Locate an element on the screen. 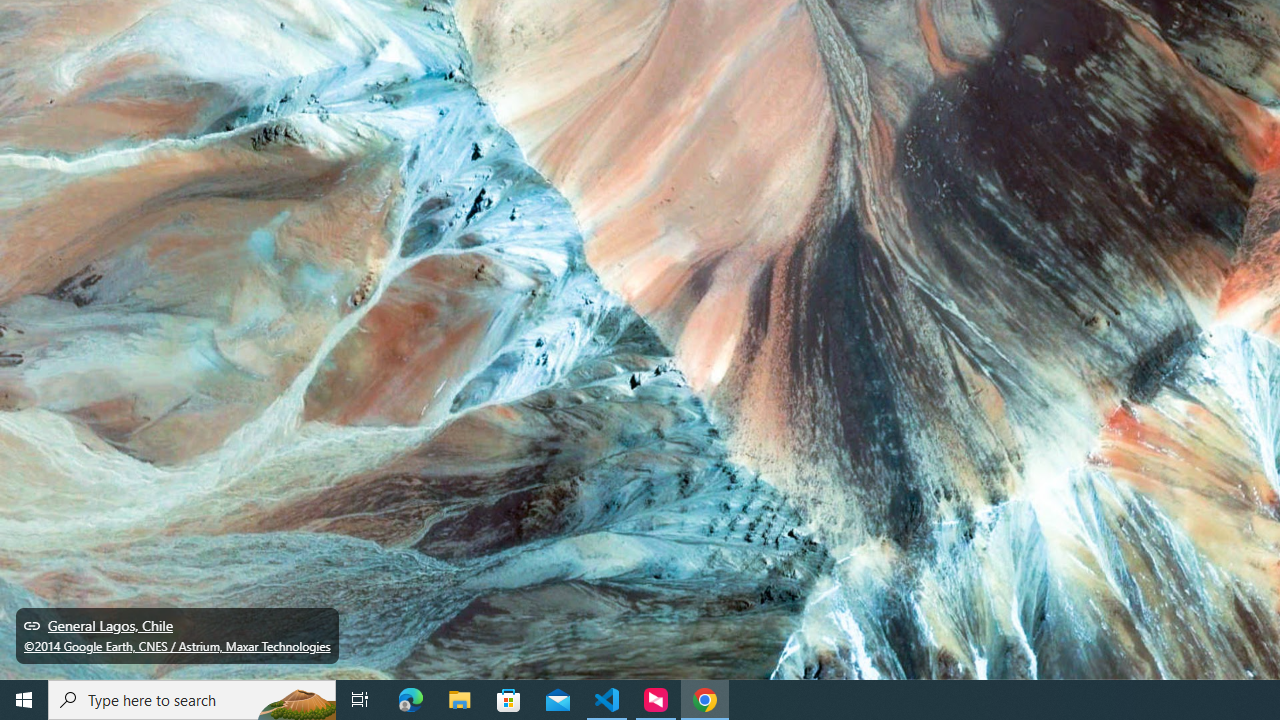 This screenshot has width=1280, height=720. 'Google Chrome - 1 running window' is located at coordinates (705, 698).